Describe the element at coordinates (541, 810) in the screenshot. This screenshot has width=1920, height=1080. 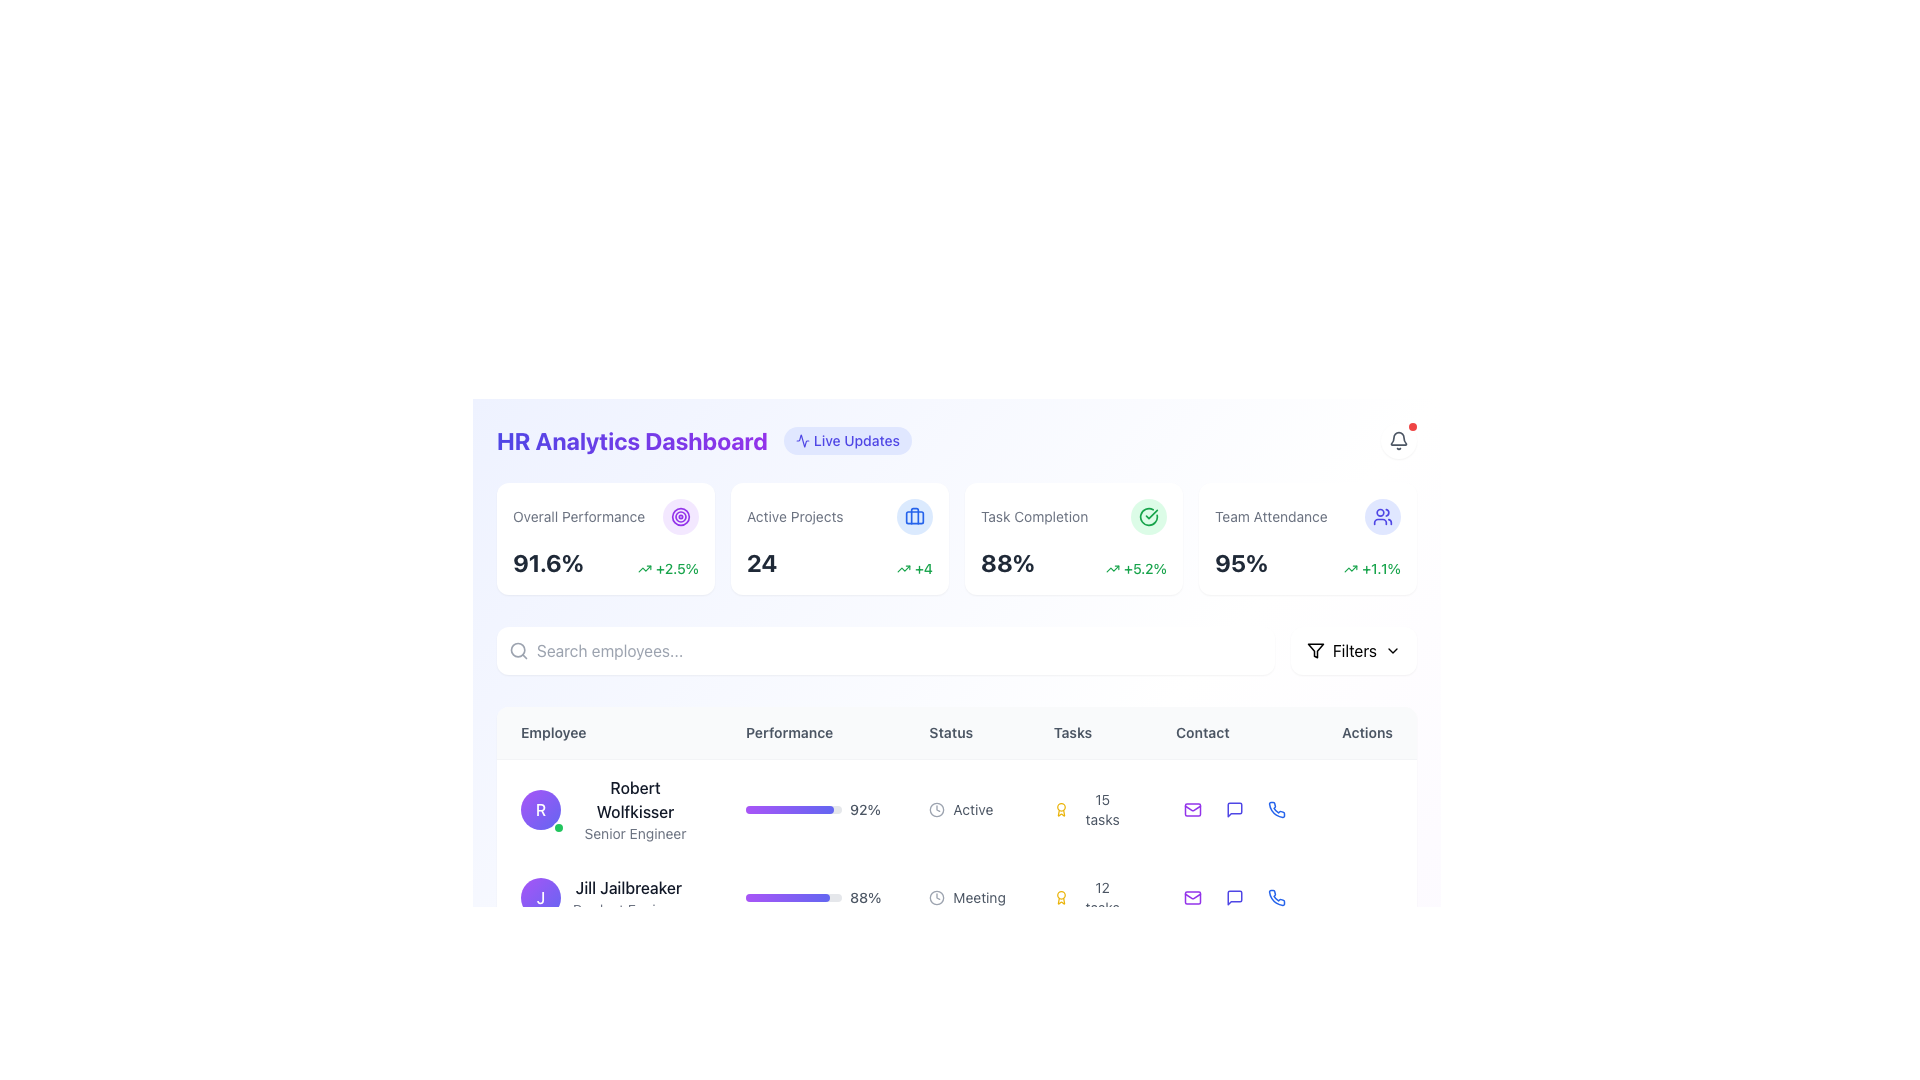
I see `the Avatar with badge representing the user 'Robert Wolfkisser', which is positioned at the leftmost side of the employee information row` at that location.